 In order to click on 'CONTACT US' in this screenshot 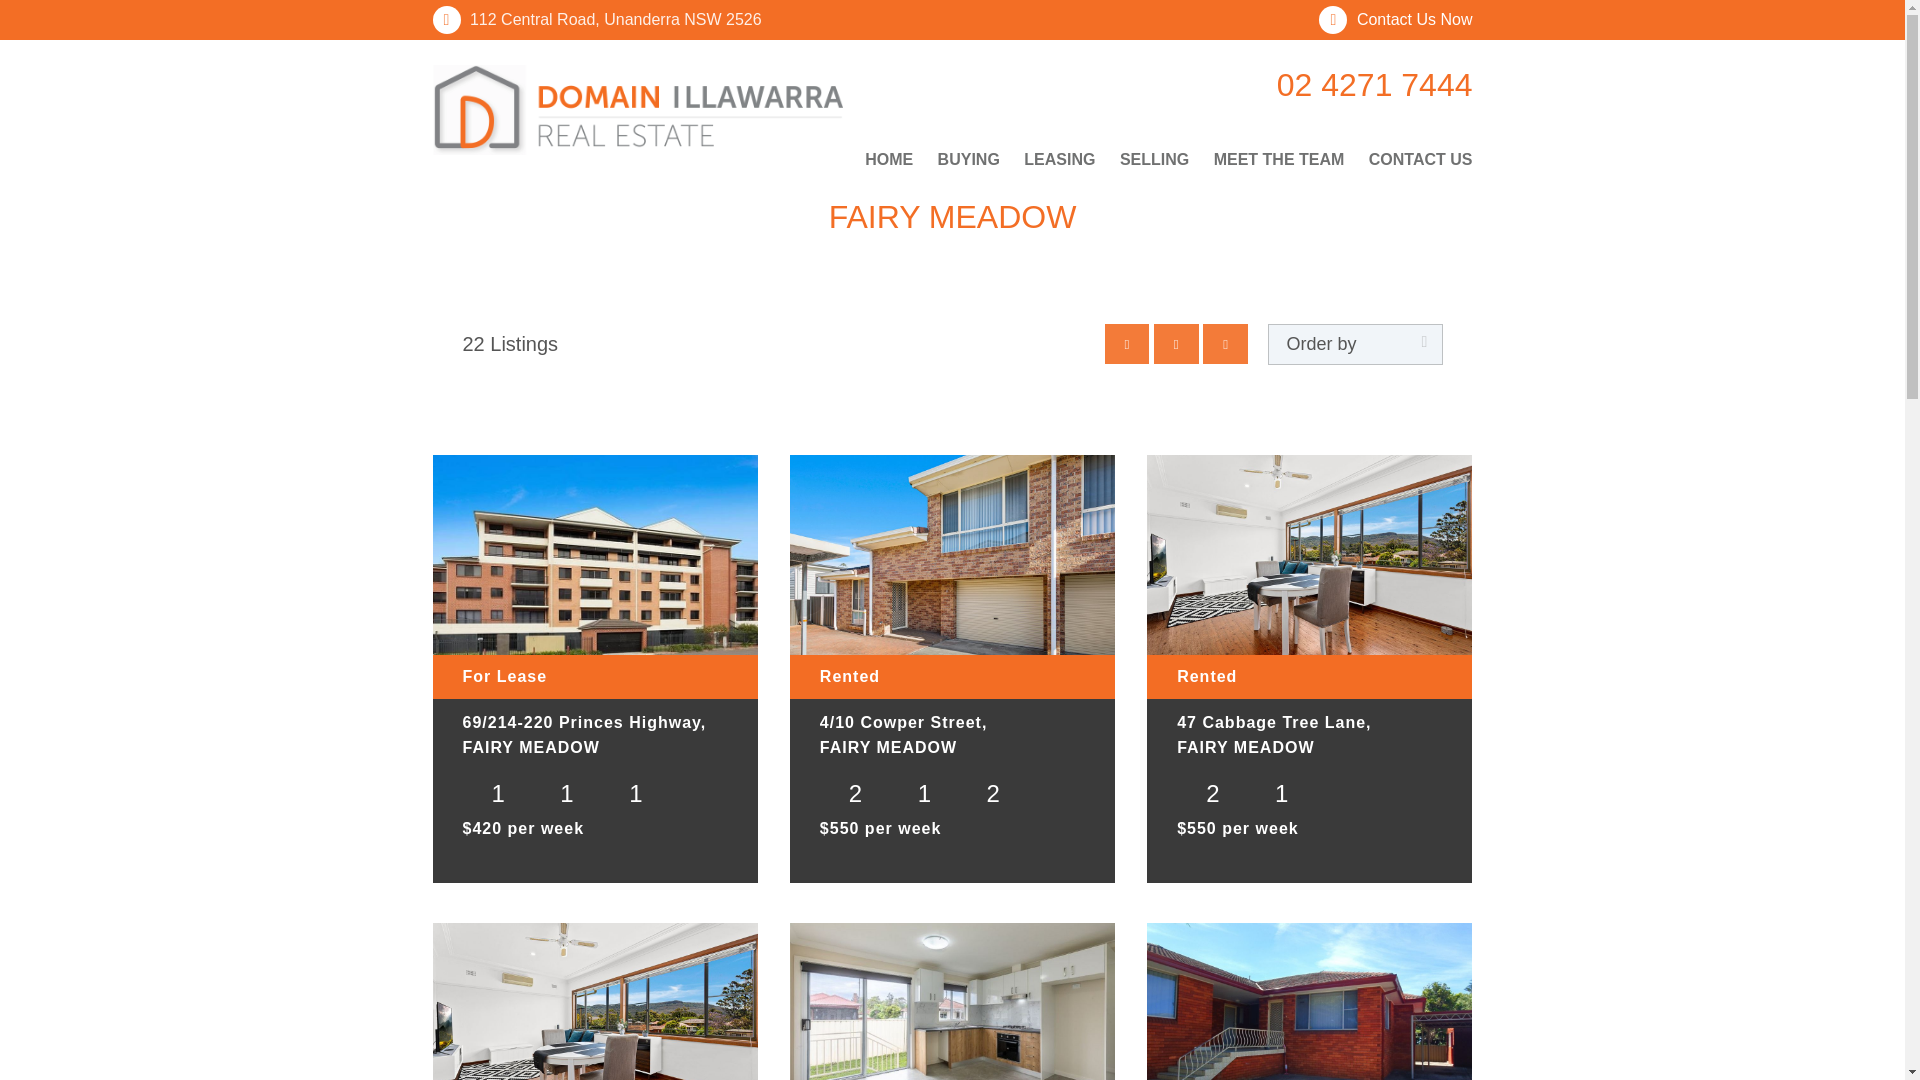, I will do `click(1415, 158)`.